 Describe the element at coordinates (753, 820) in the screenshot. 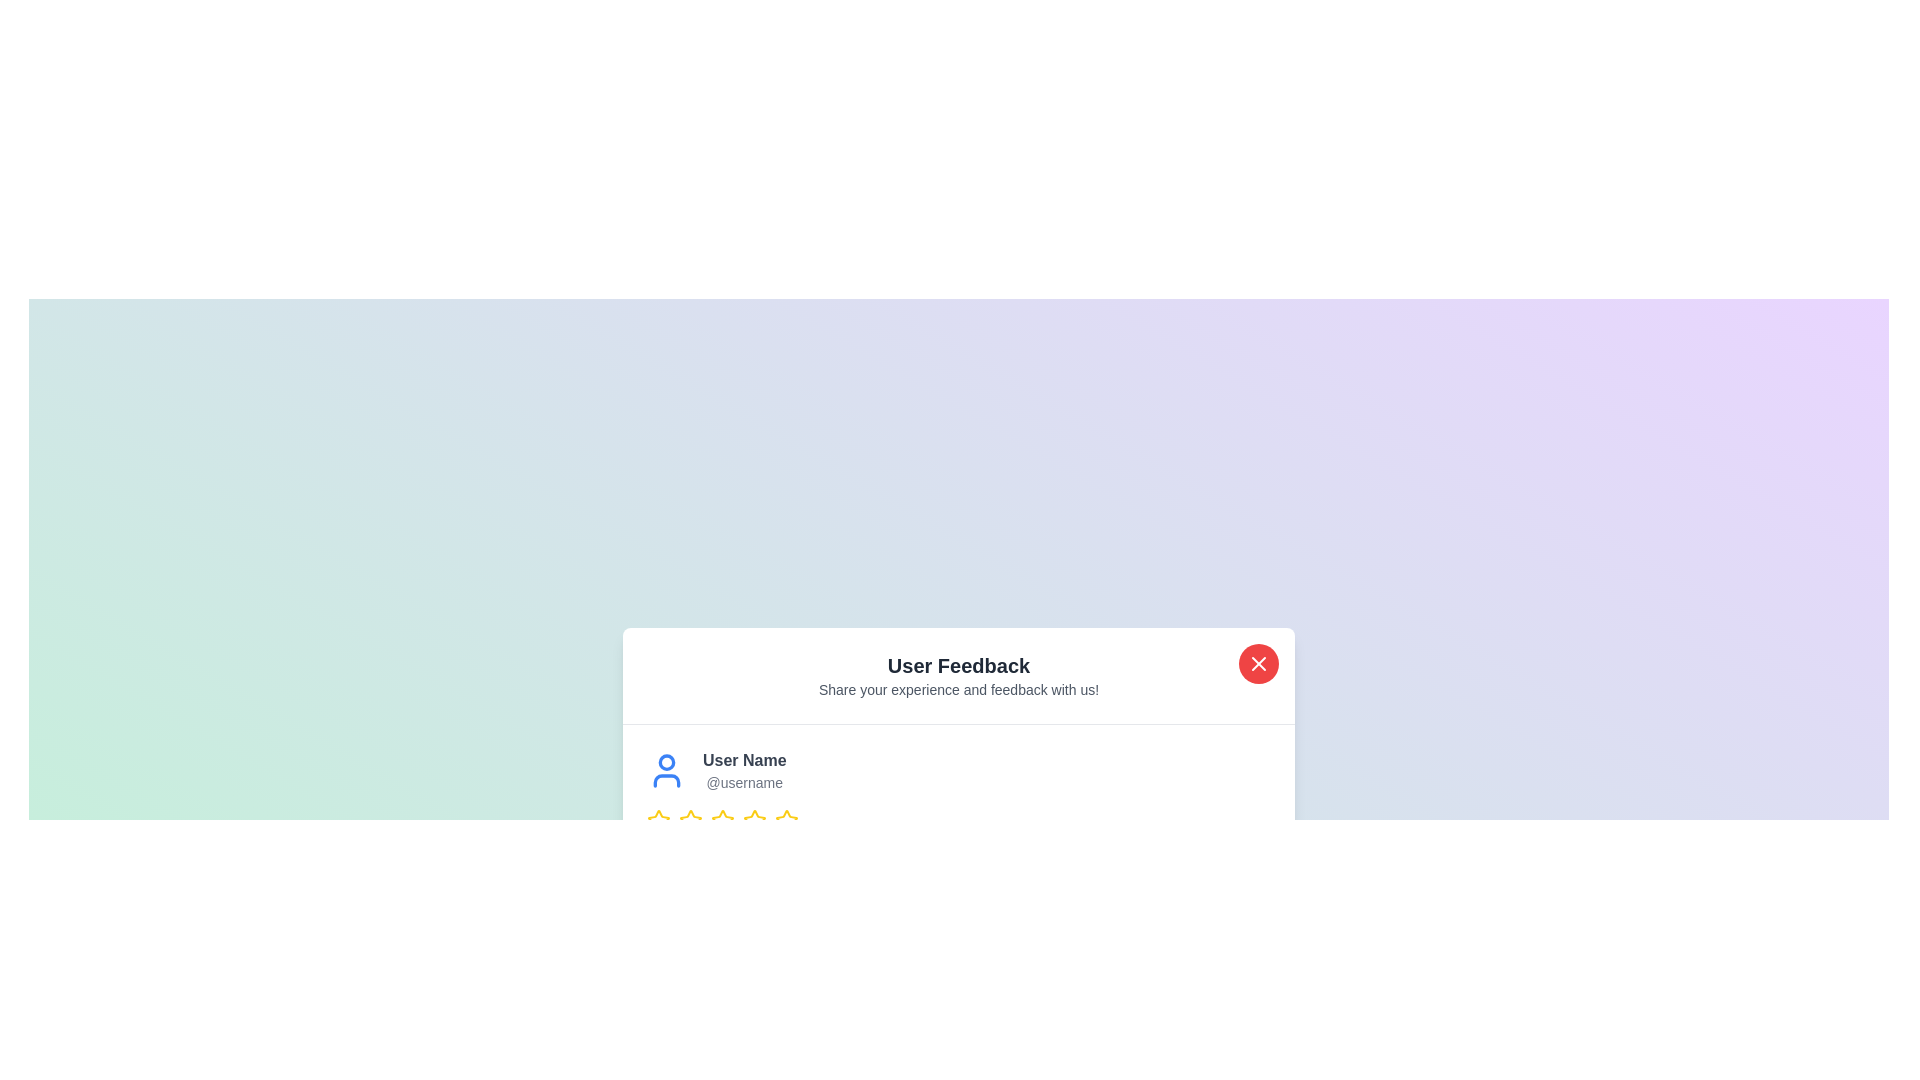

I see `the sixth star in the horizontal array of rating stars` at that location.